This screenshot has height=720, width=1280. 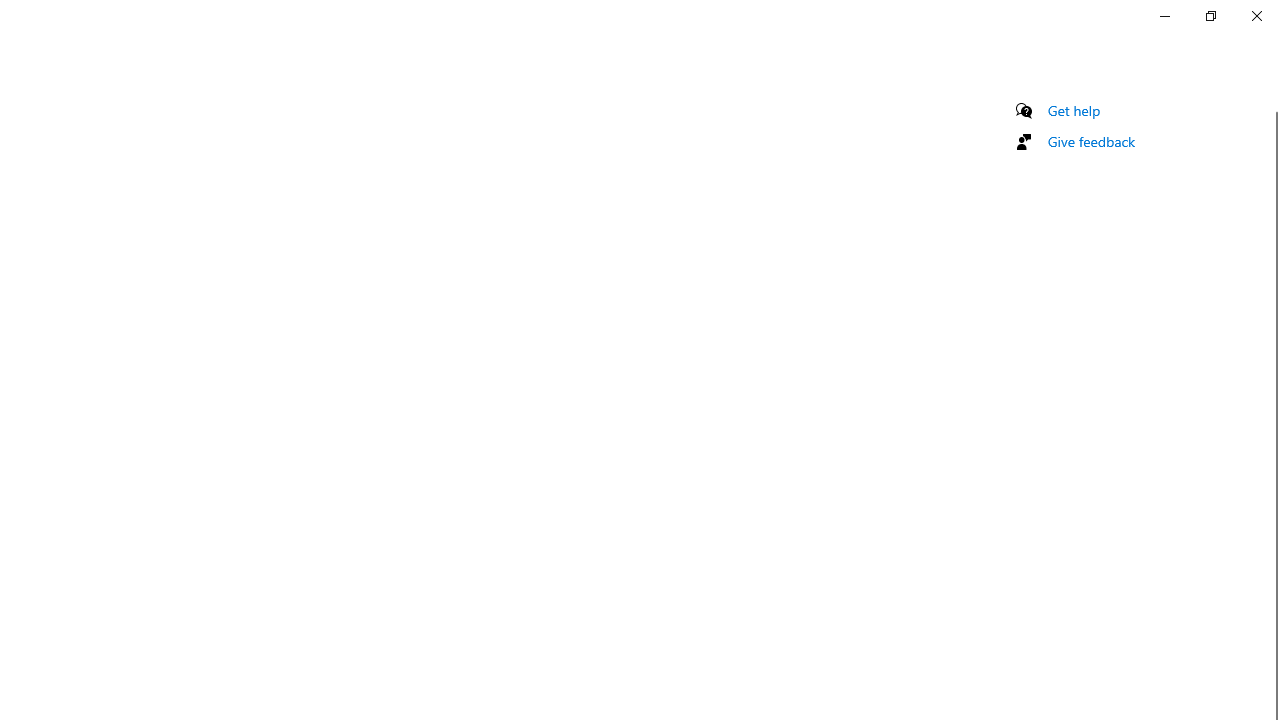 What do you see at coordinates (1209, 15) in the screenshot?
I see `'Restore Settings'` at bounding box center [1209, 15].